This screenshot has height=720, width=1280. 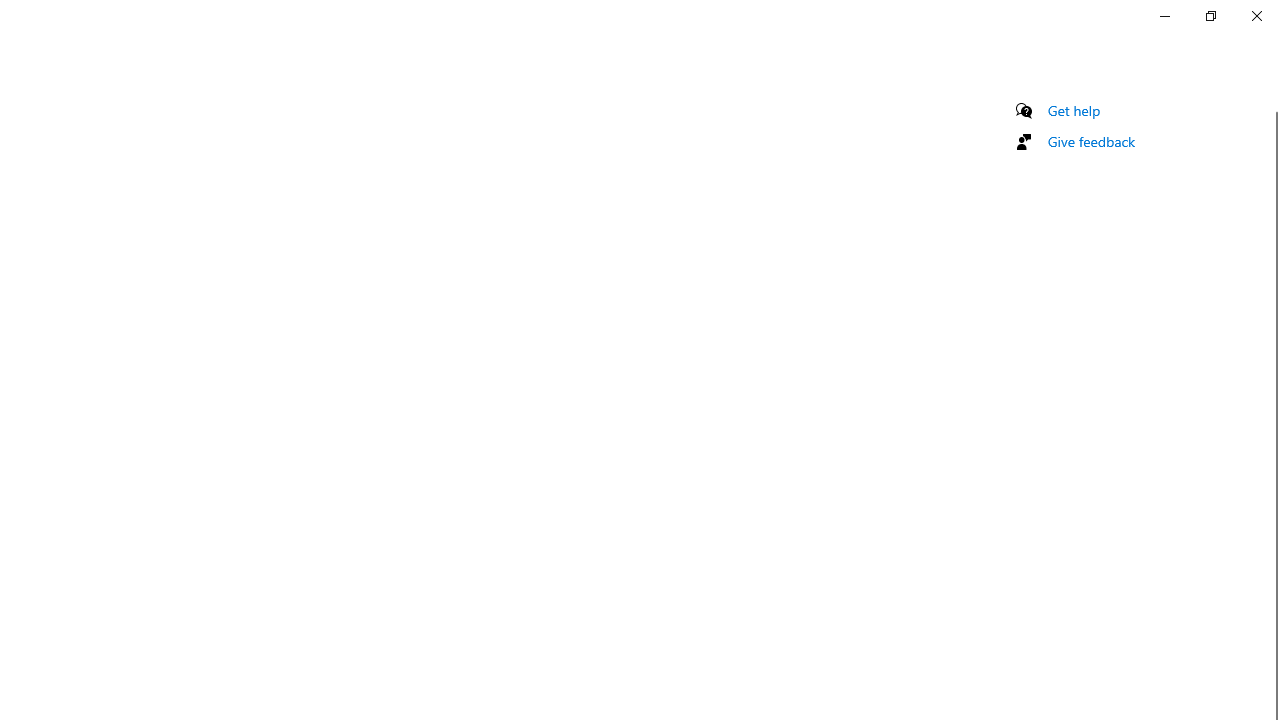 What do you see at coordinates (1209, 15) in the screenshot?
I see `'Restore Settings'` at bounding box center [1209, 15].